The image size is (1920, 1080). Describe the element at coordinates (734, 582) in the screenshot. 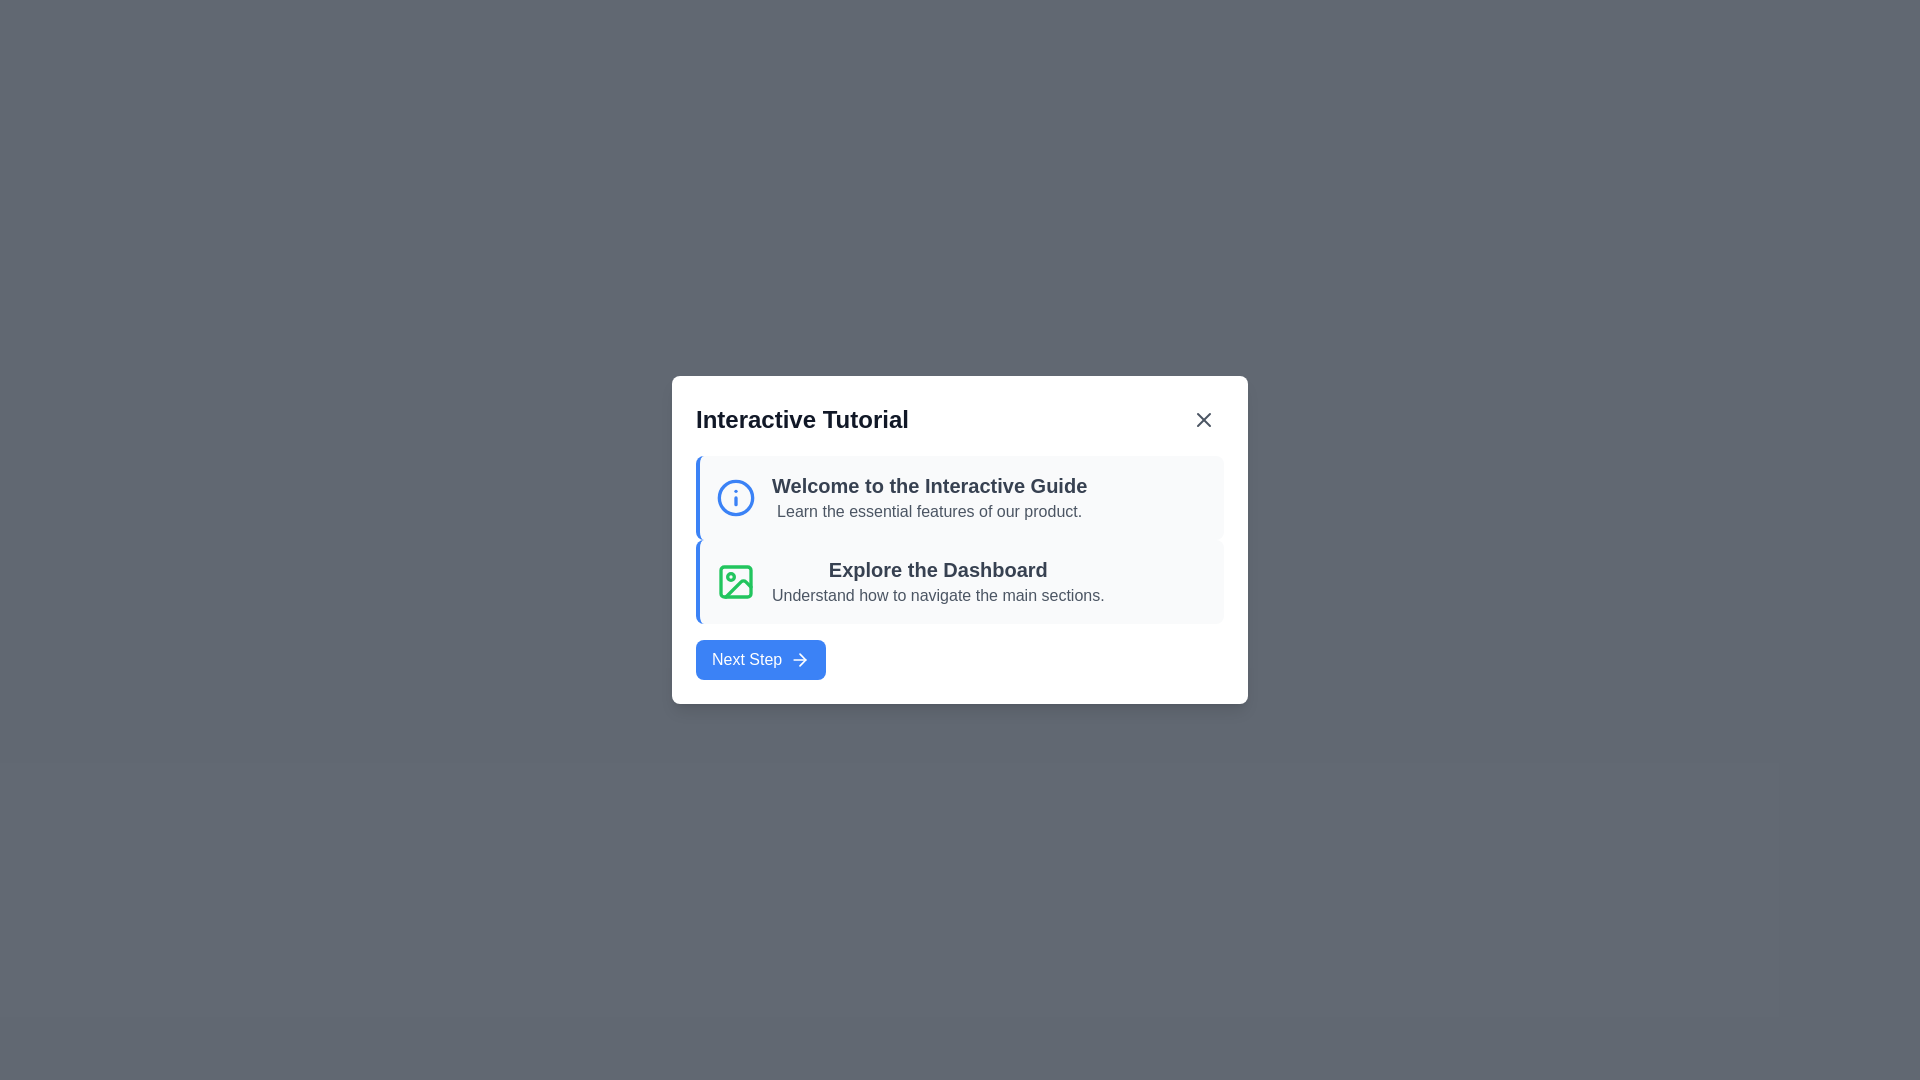

I see `the Decorative icon, which is a green outlined icon resembling a photograph, located to the left of the text 'Explore the Dashboard' in the tutorial steps` at that location.